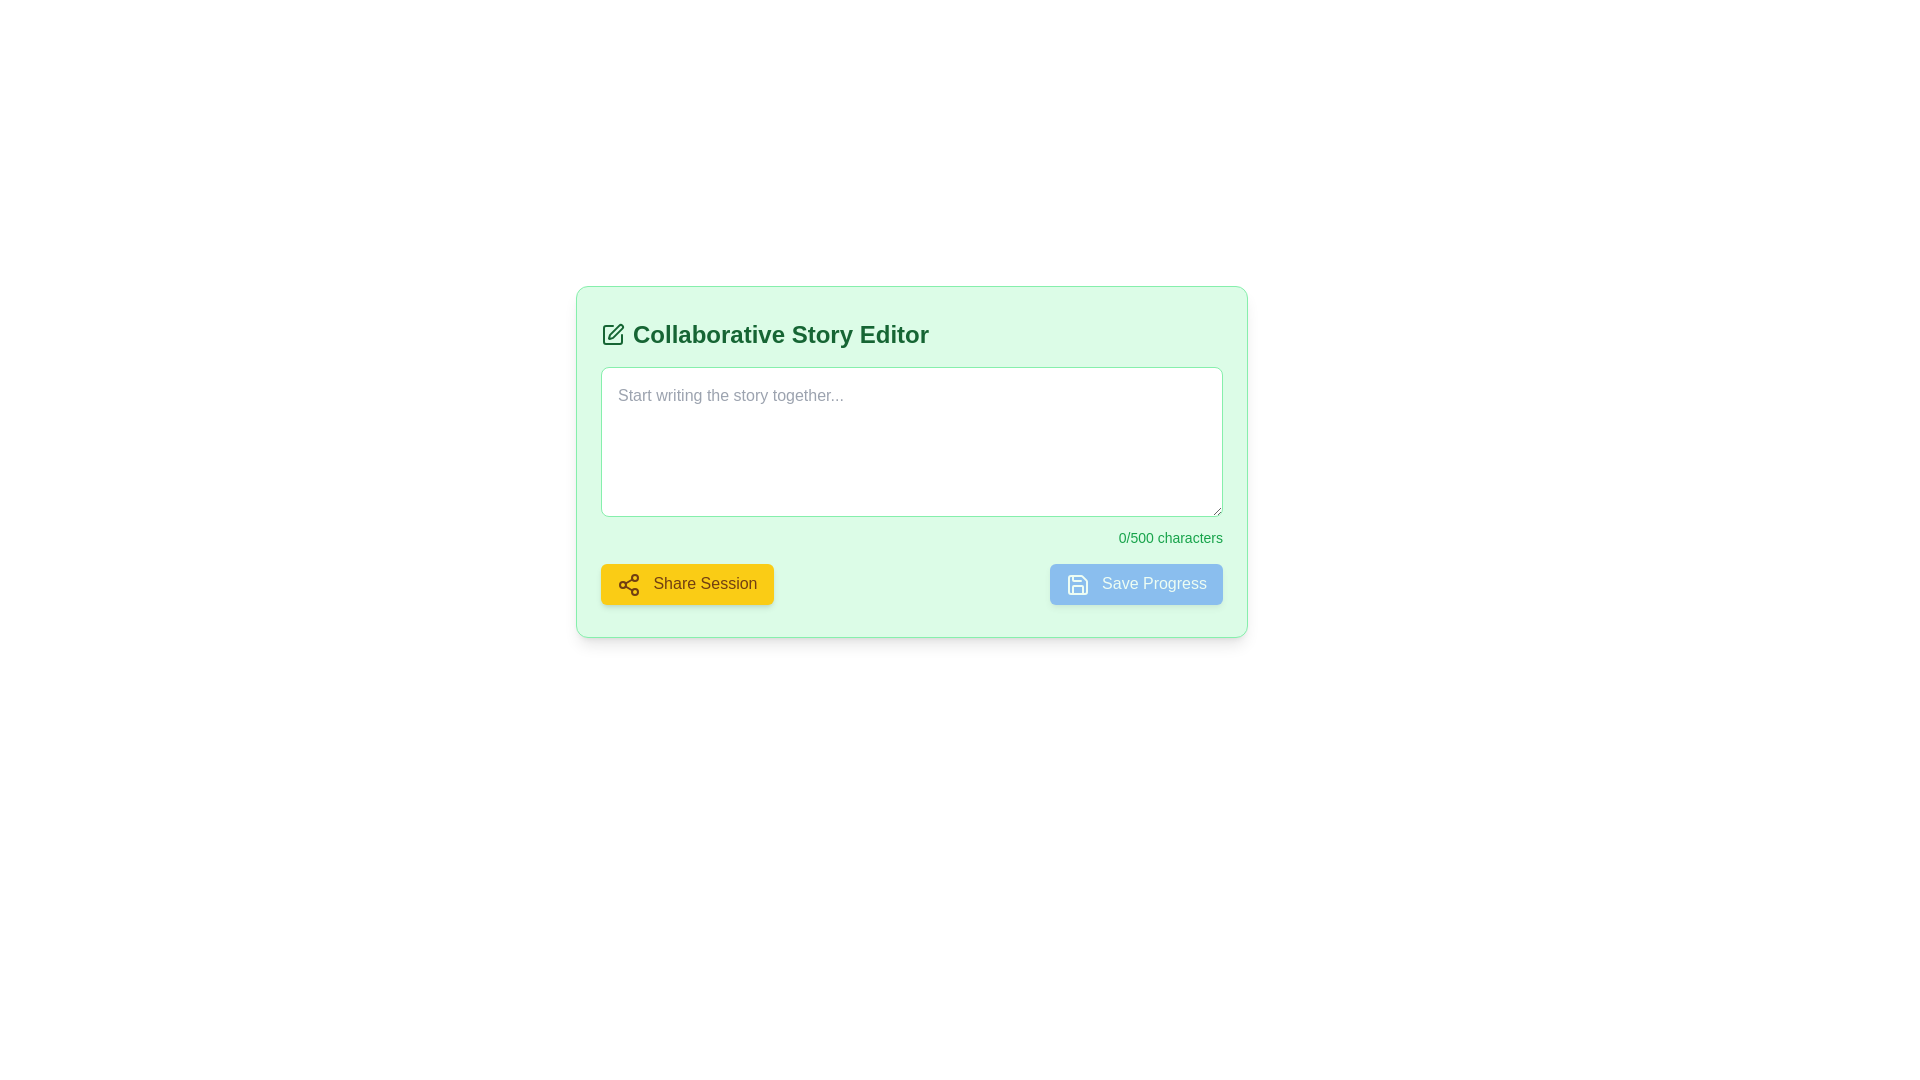  What do you see at coordinates (687, 584) in the screenshot?
I see `the share button located at the bottom-left of the horizontal bar` at bounding box center [687, 584].